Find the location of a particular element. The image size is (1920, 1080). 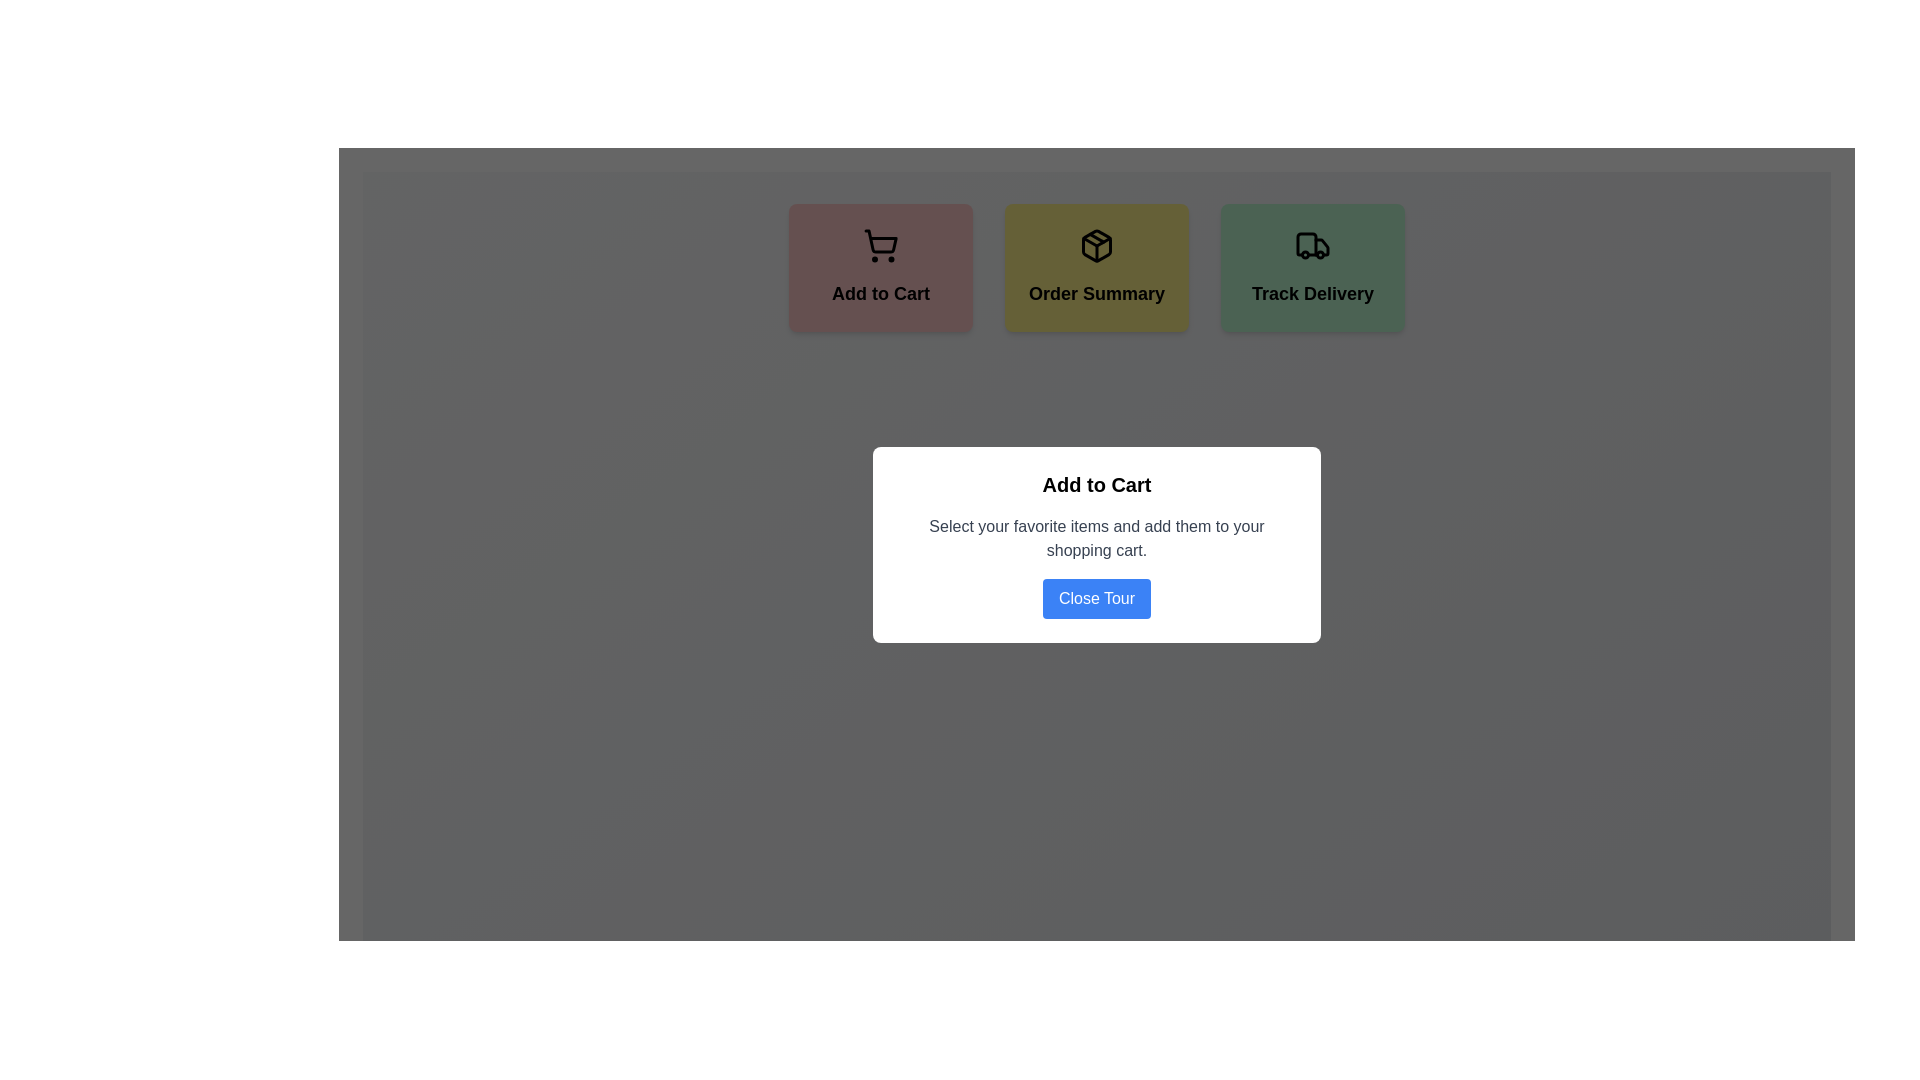

the text label reading 'Add to Cart' located in the lower portion of the red button is located at coordinates (880, 293).